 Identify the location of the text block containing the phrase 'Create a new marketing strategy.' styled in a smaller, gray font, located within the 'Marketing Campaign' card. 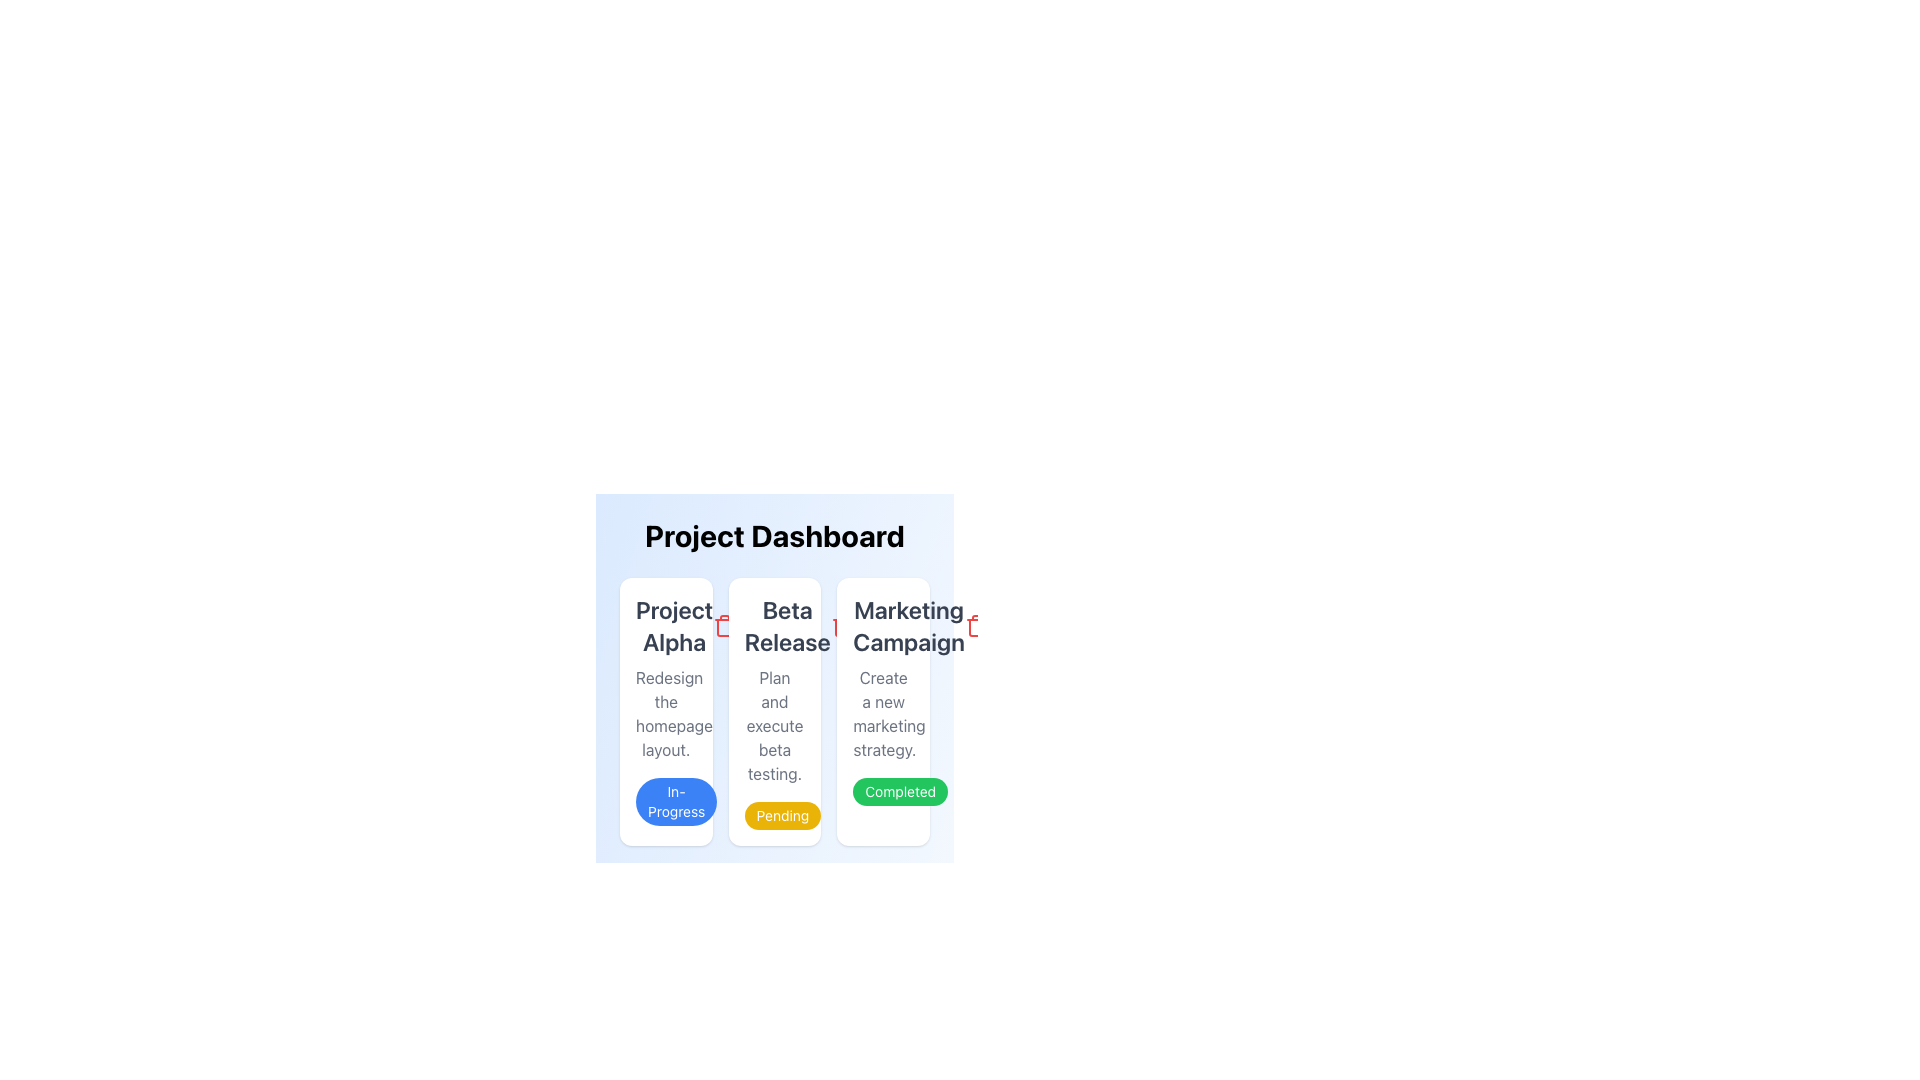
(882, 712).